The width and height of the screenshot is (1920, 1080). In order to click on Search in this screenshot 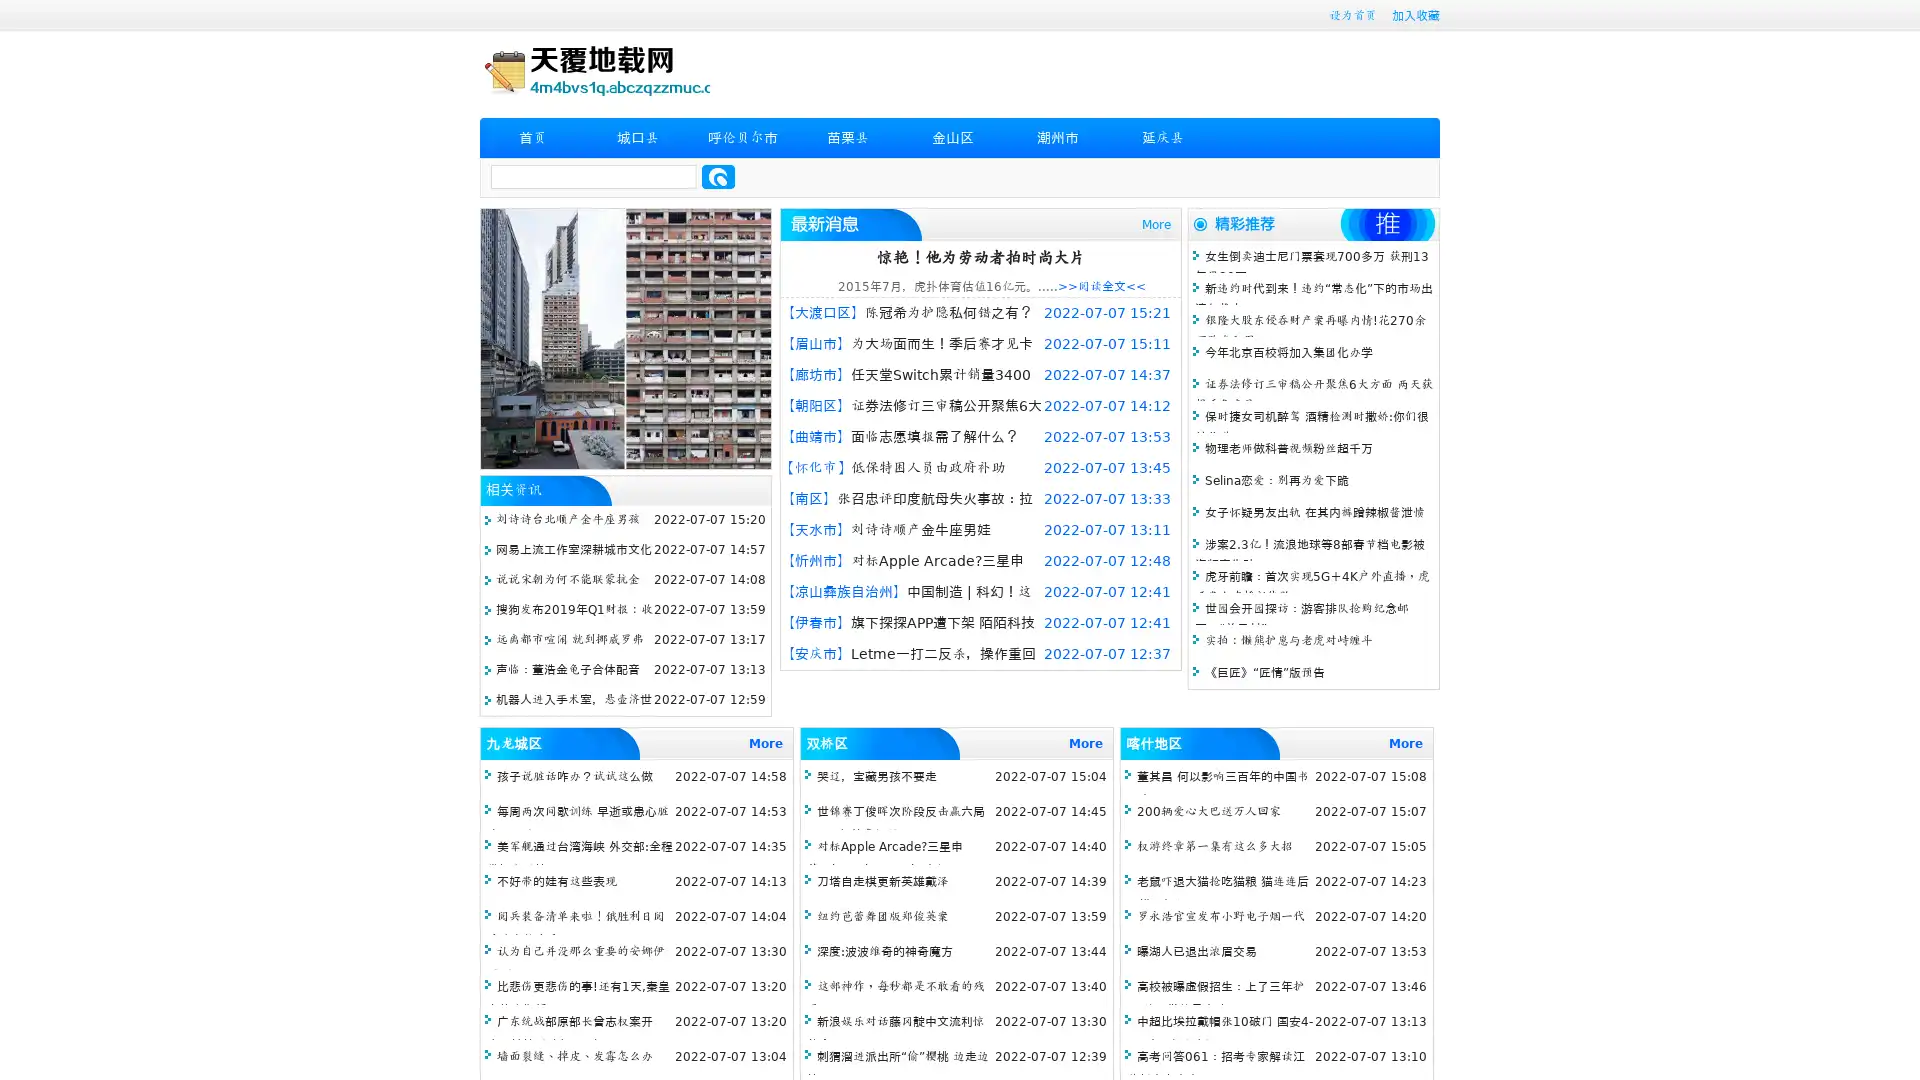, I will do `click(718, 176)`.